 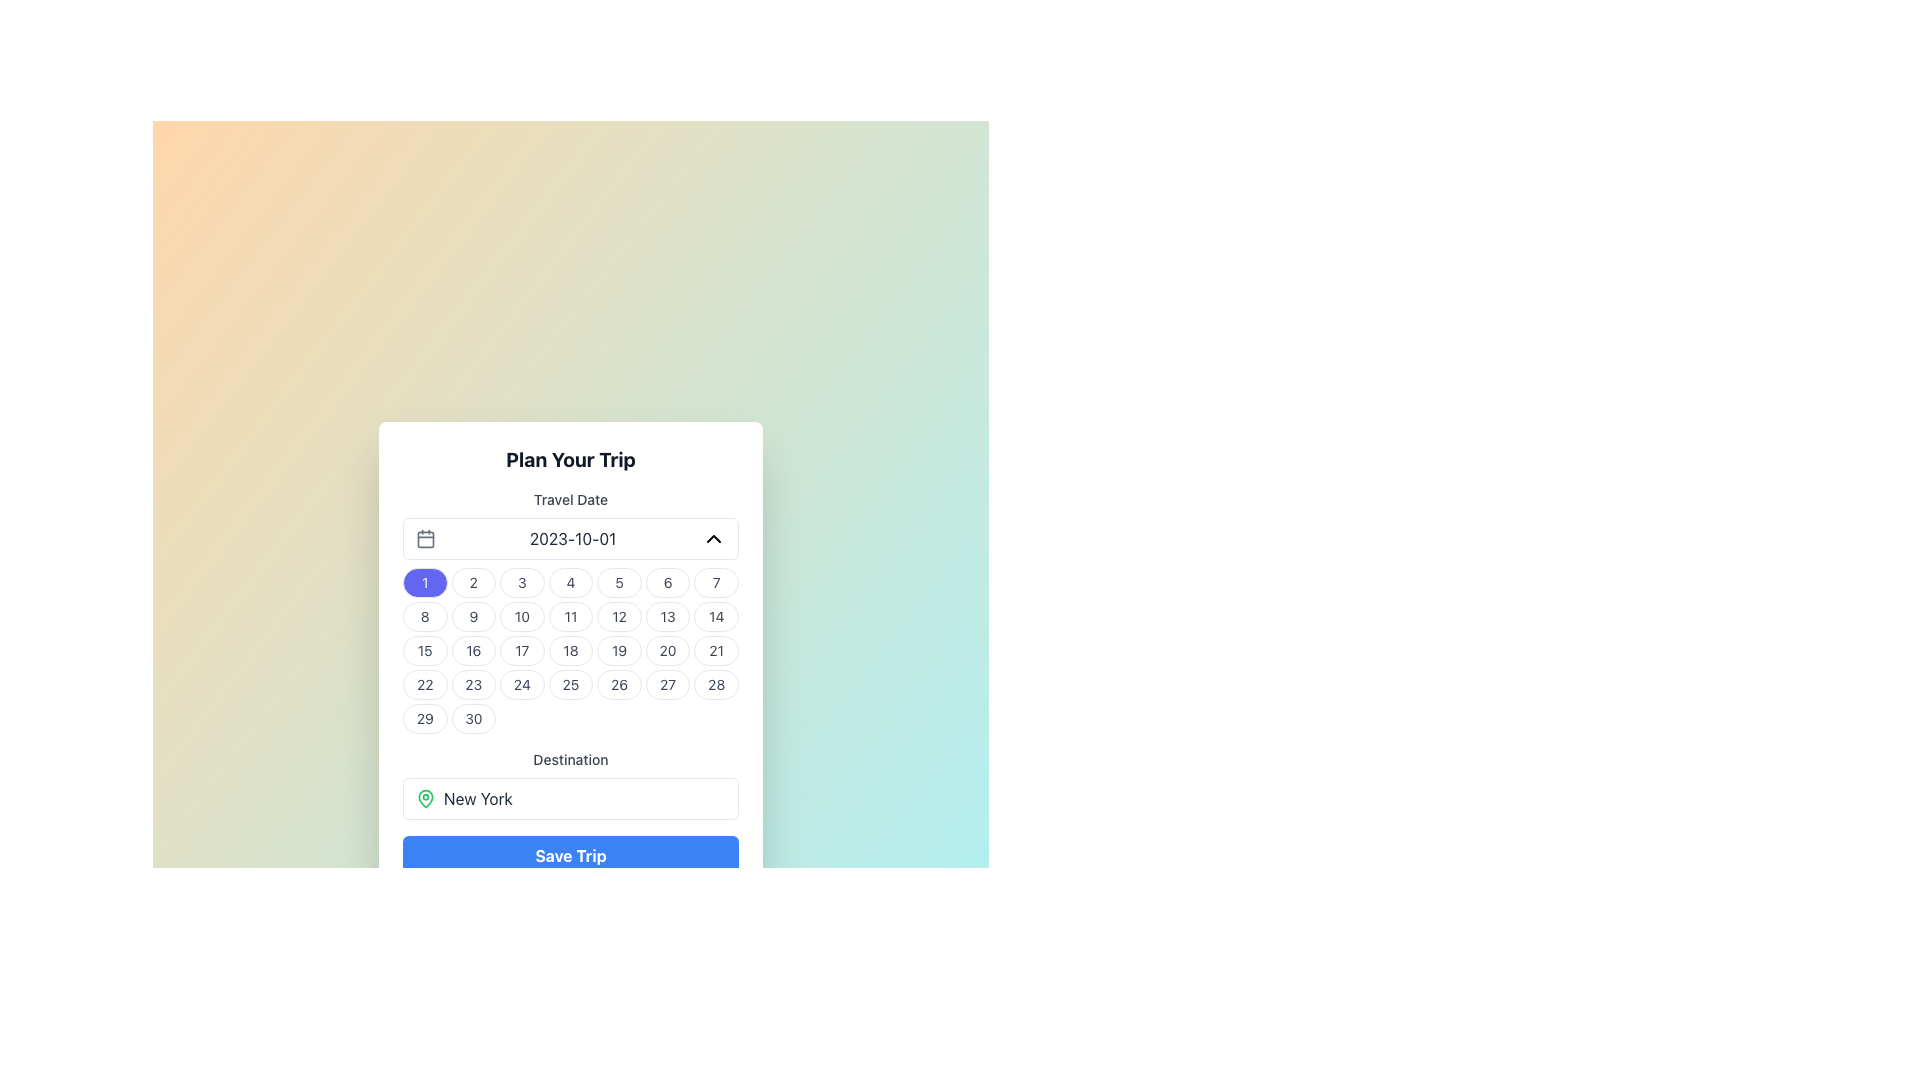 I want to click on the small, rounded rectangle button displaying the number '29', which is located in the sixth row and first column of the grid layout within the 'Plan Your Trip' form, so click(x=424, y=717).